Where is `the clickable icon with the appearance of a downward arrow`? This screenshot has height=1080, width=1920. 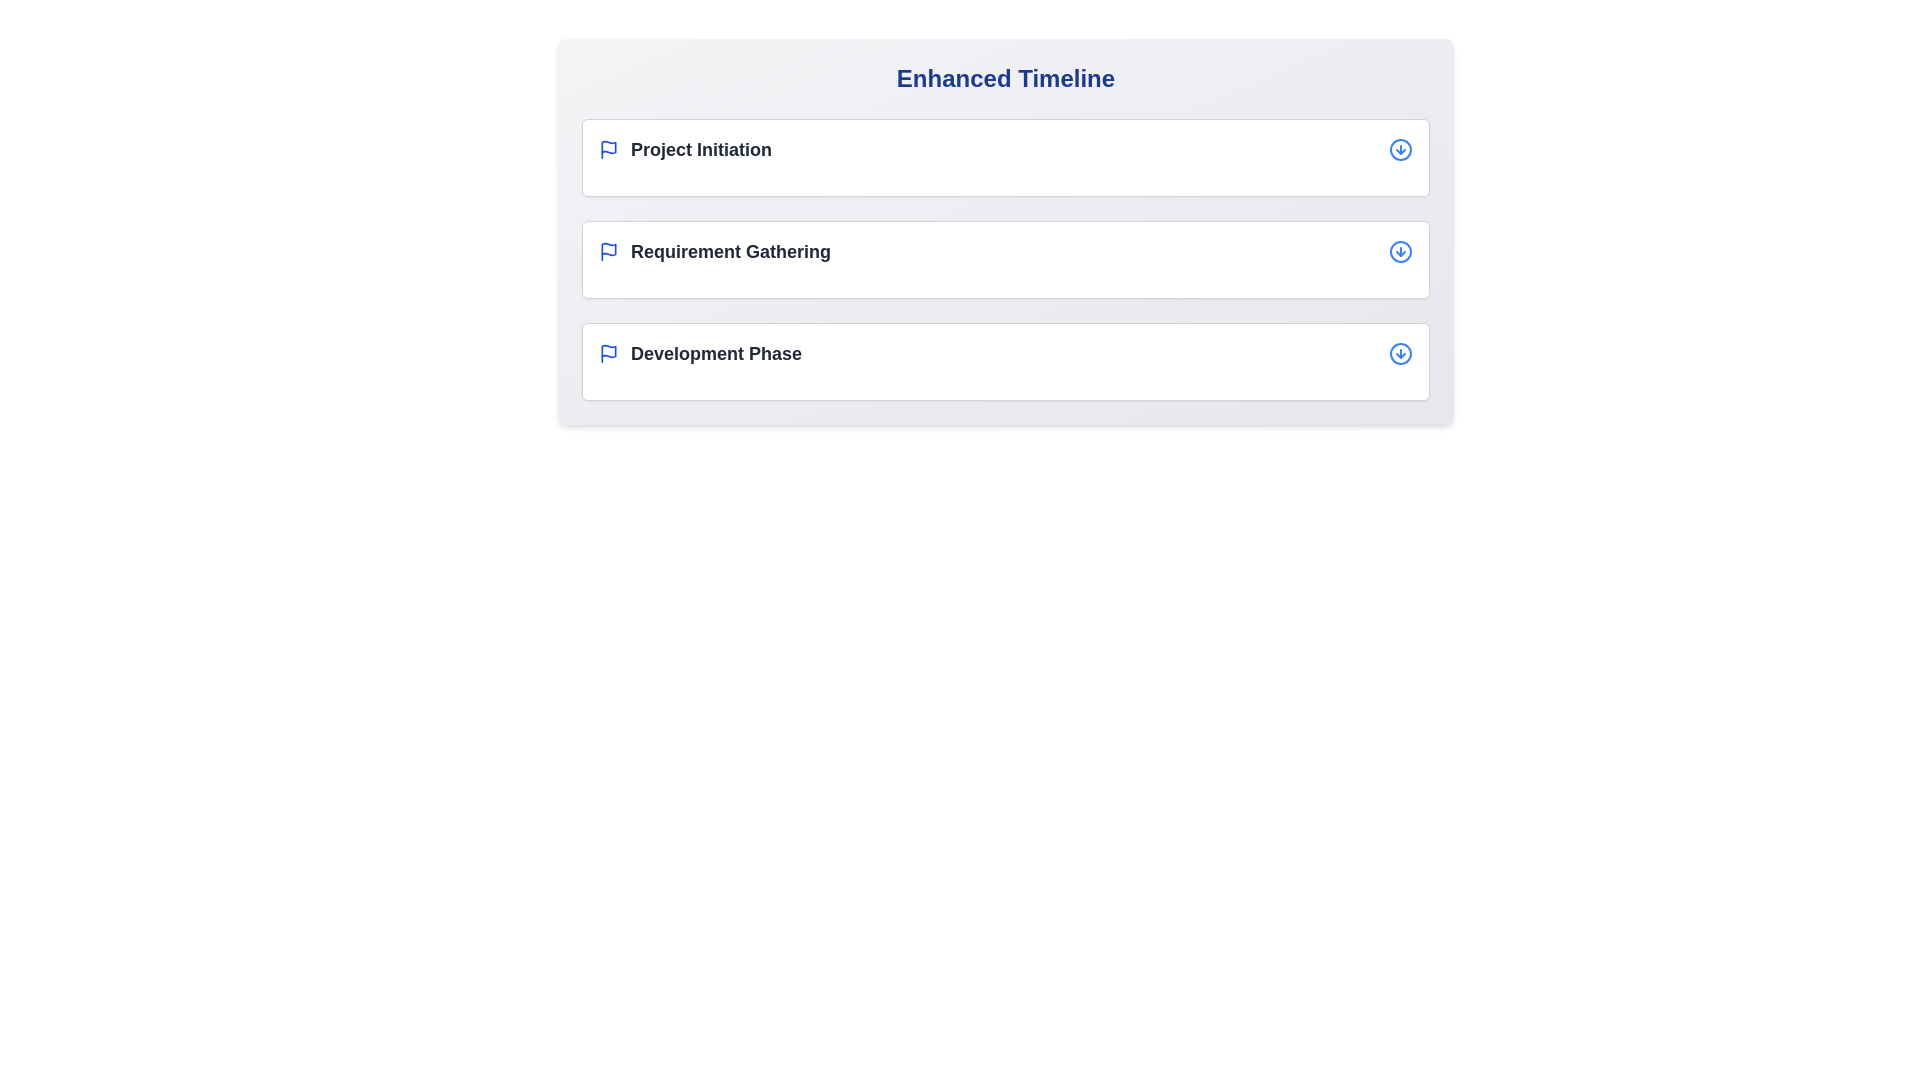
the clickable icon with the appearance of a downward arrow is located at coordinates (1400, 250).